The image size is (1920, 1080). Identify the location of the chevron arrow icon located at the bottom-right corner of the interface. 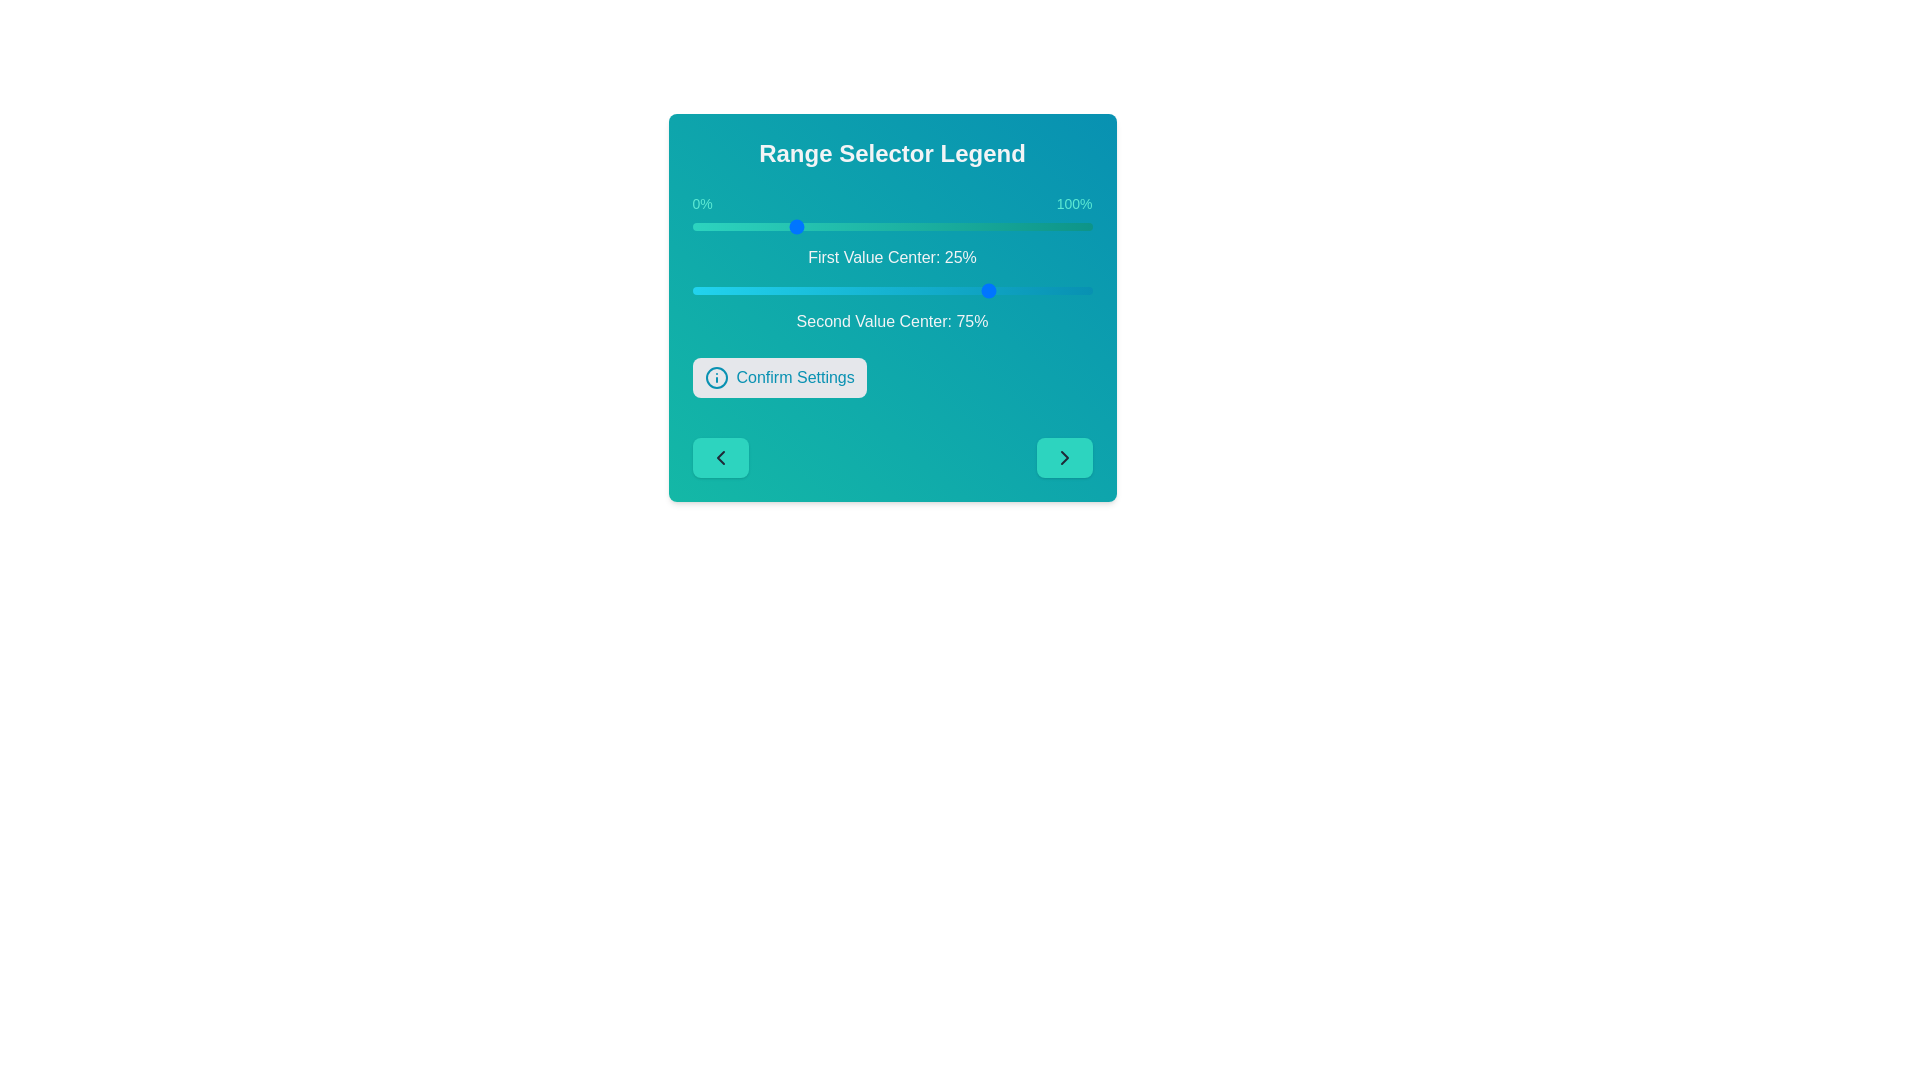
(1063, 458).